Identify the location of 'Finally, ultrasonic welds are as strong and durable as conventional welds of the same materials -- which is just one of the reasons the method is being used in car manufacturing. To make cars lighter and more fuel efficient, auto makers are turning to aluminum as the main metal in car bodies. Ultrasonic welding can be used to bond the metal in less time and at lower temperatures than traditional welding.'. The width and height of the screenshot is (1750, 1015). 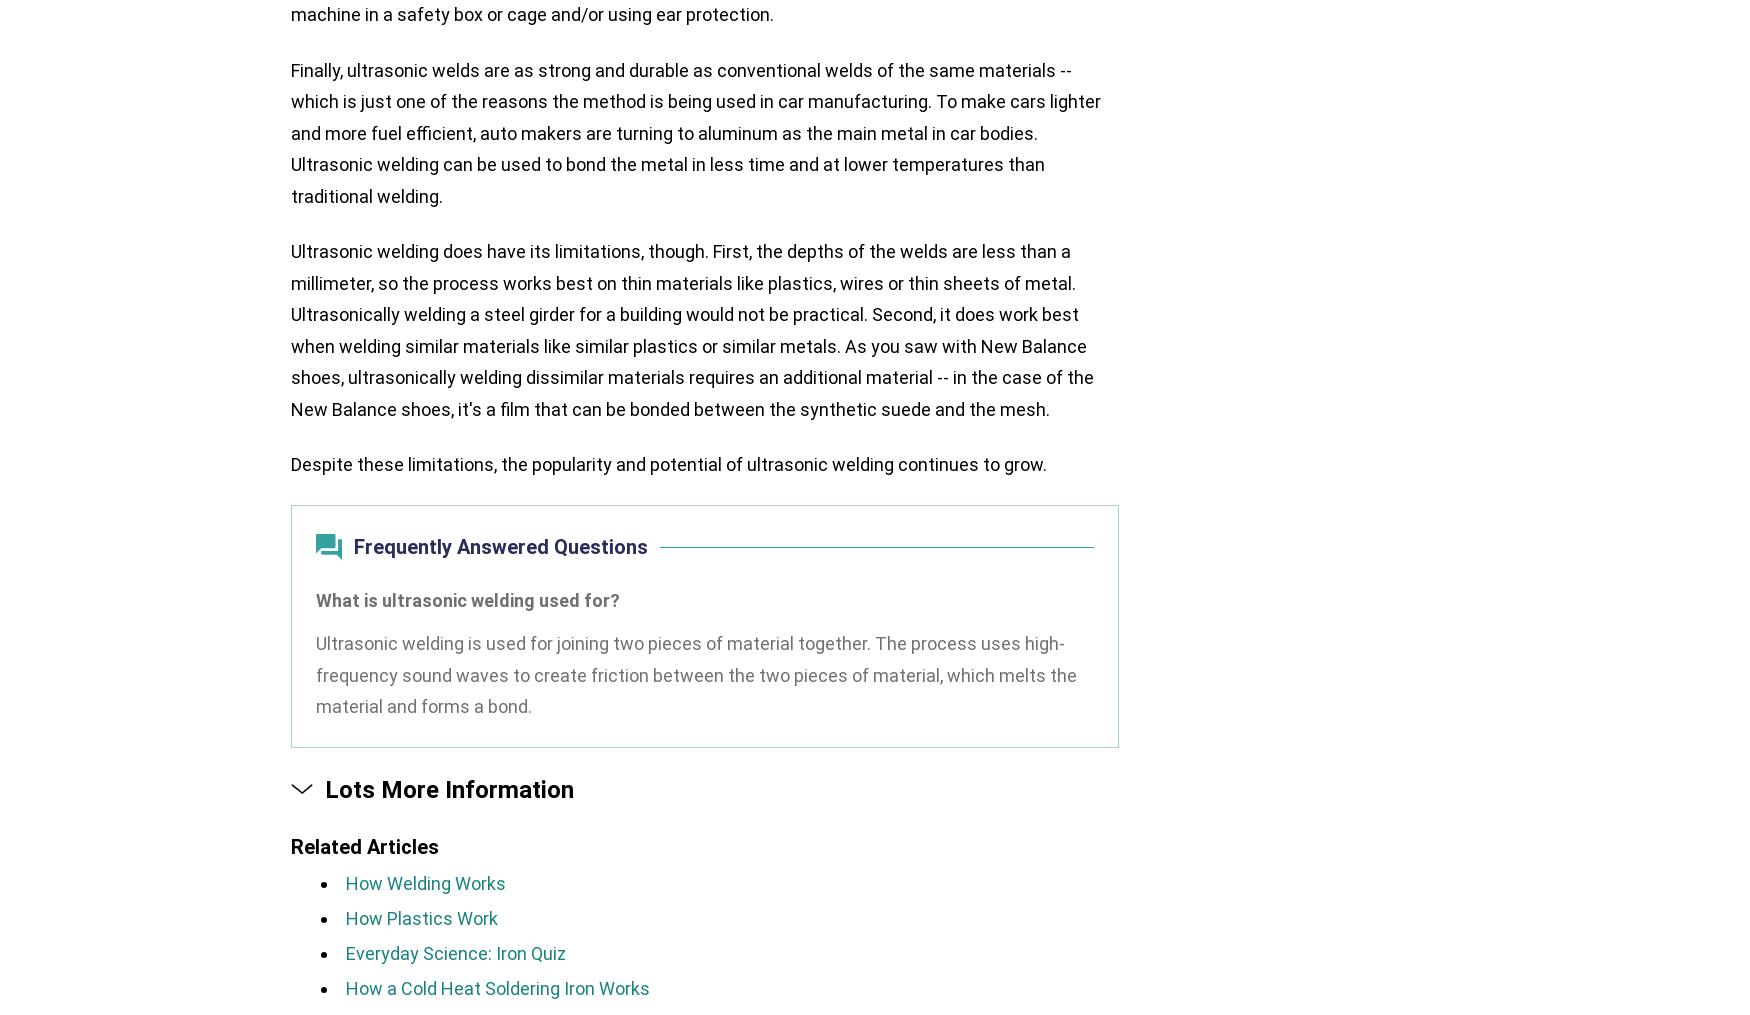
(695, 132).